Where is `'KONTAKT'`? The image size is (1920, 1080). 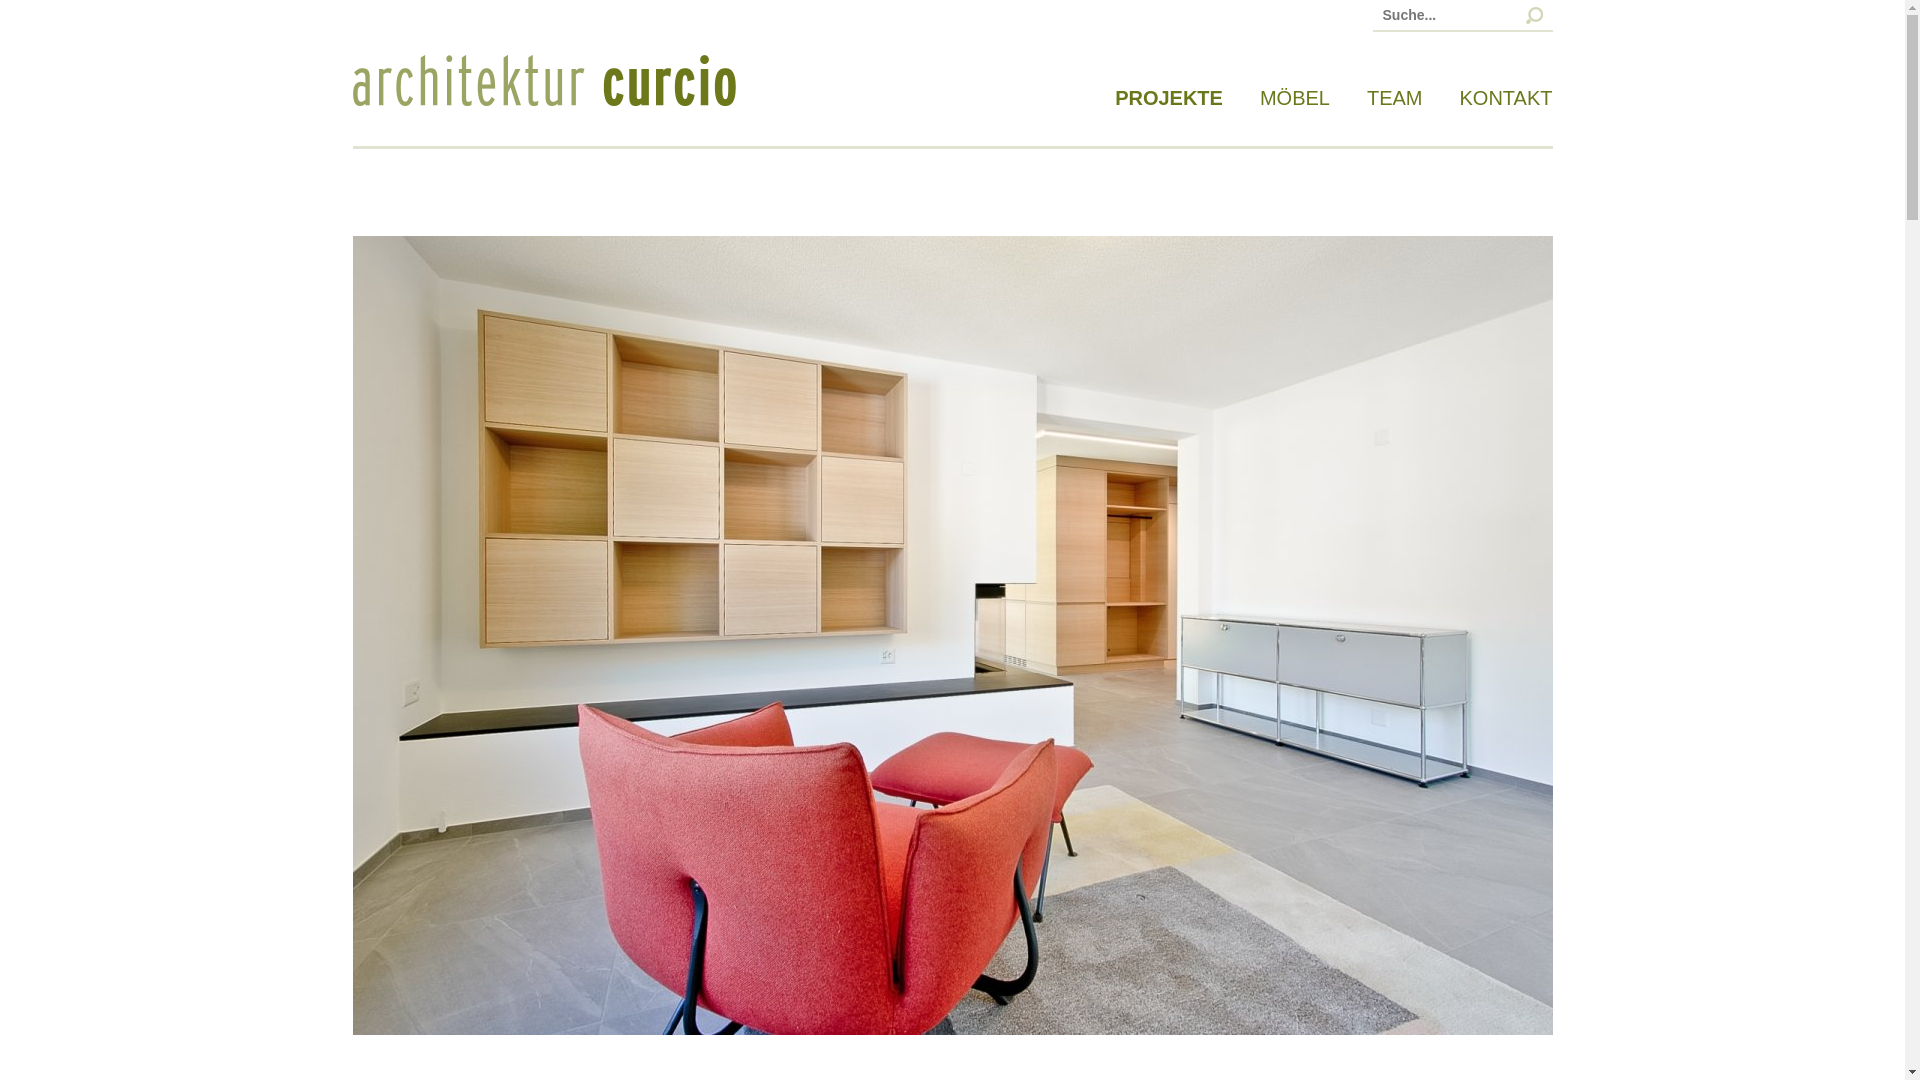
'KONTAKT' is located at coordinates (1459, 97).